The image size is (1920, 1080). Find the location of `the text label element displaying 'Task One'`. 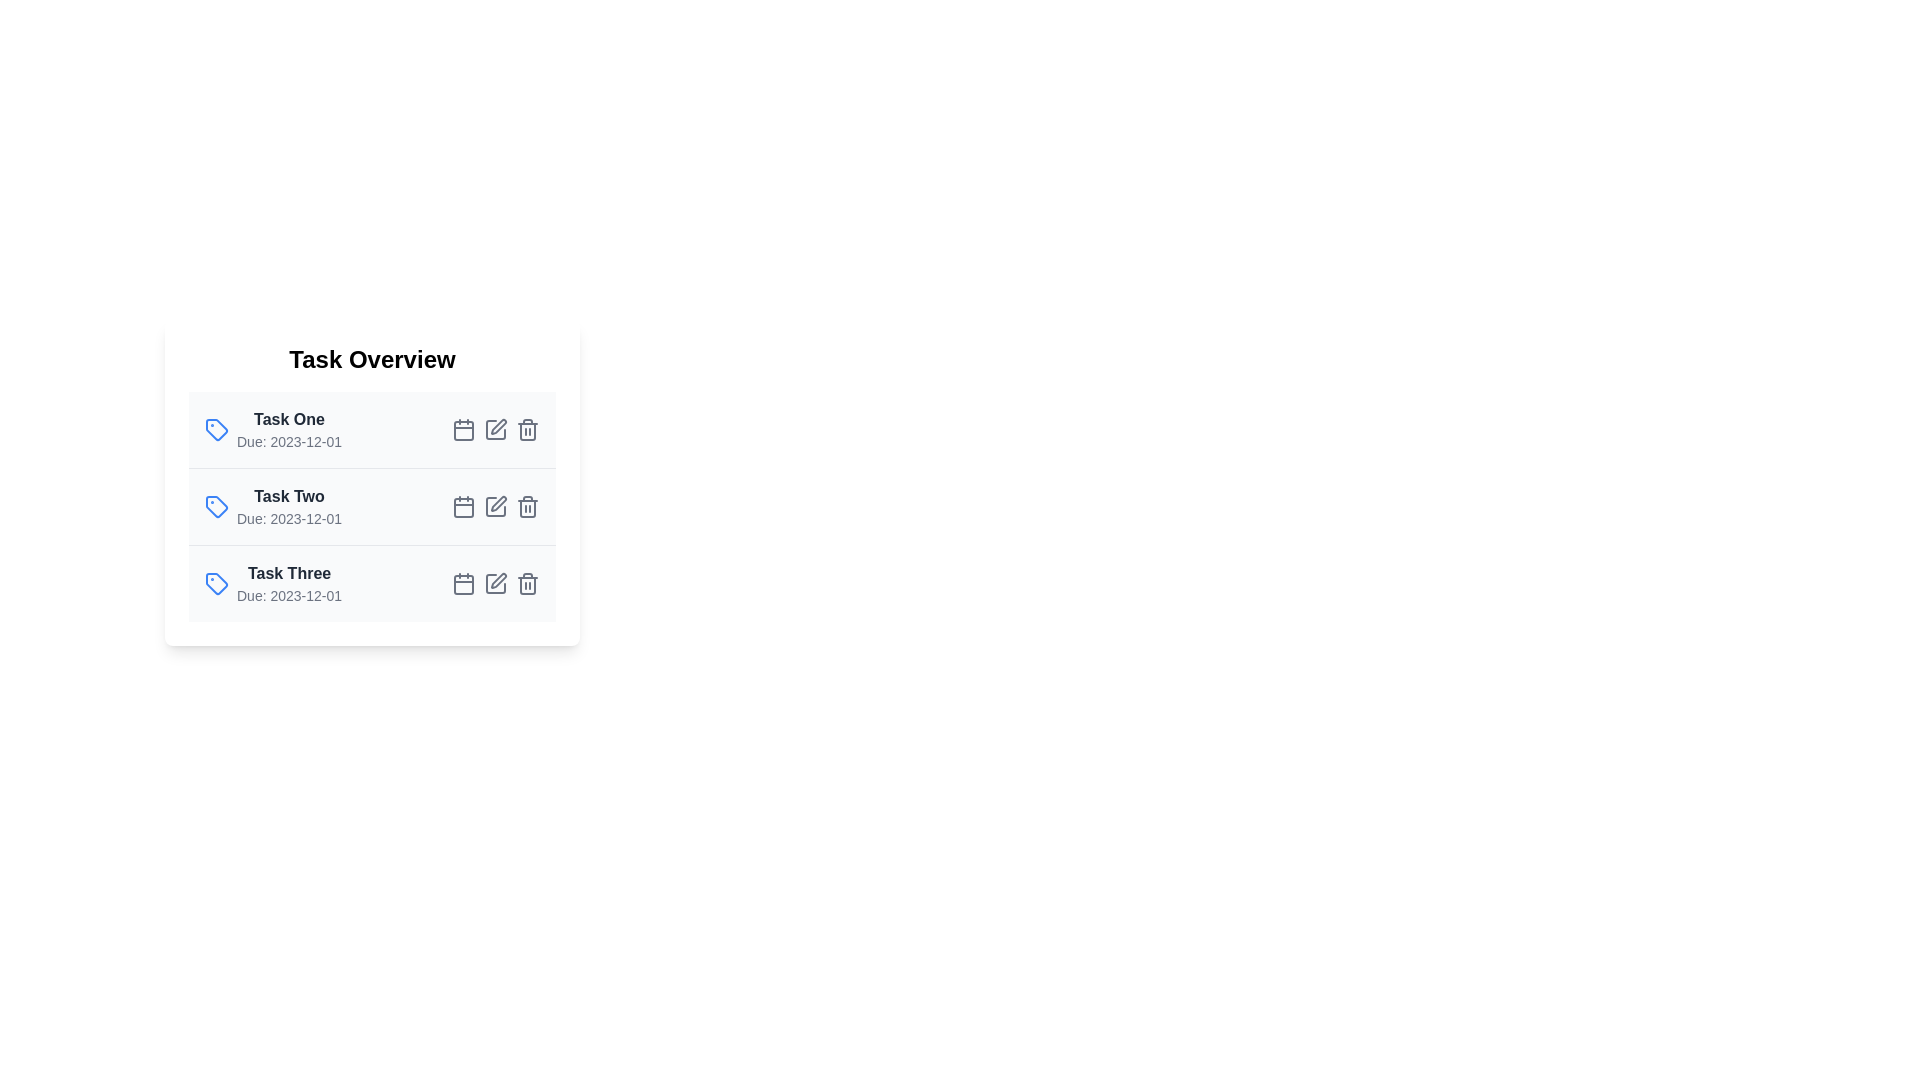

the text label element displaying 'Task One' is located at coordinates (288, 419).